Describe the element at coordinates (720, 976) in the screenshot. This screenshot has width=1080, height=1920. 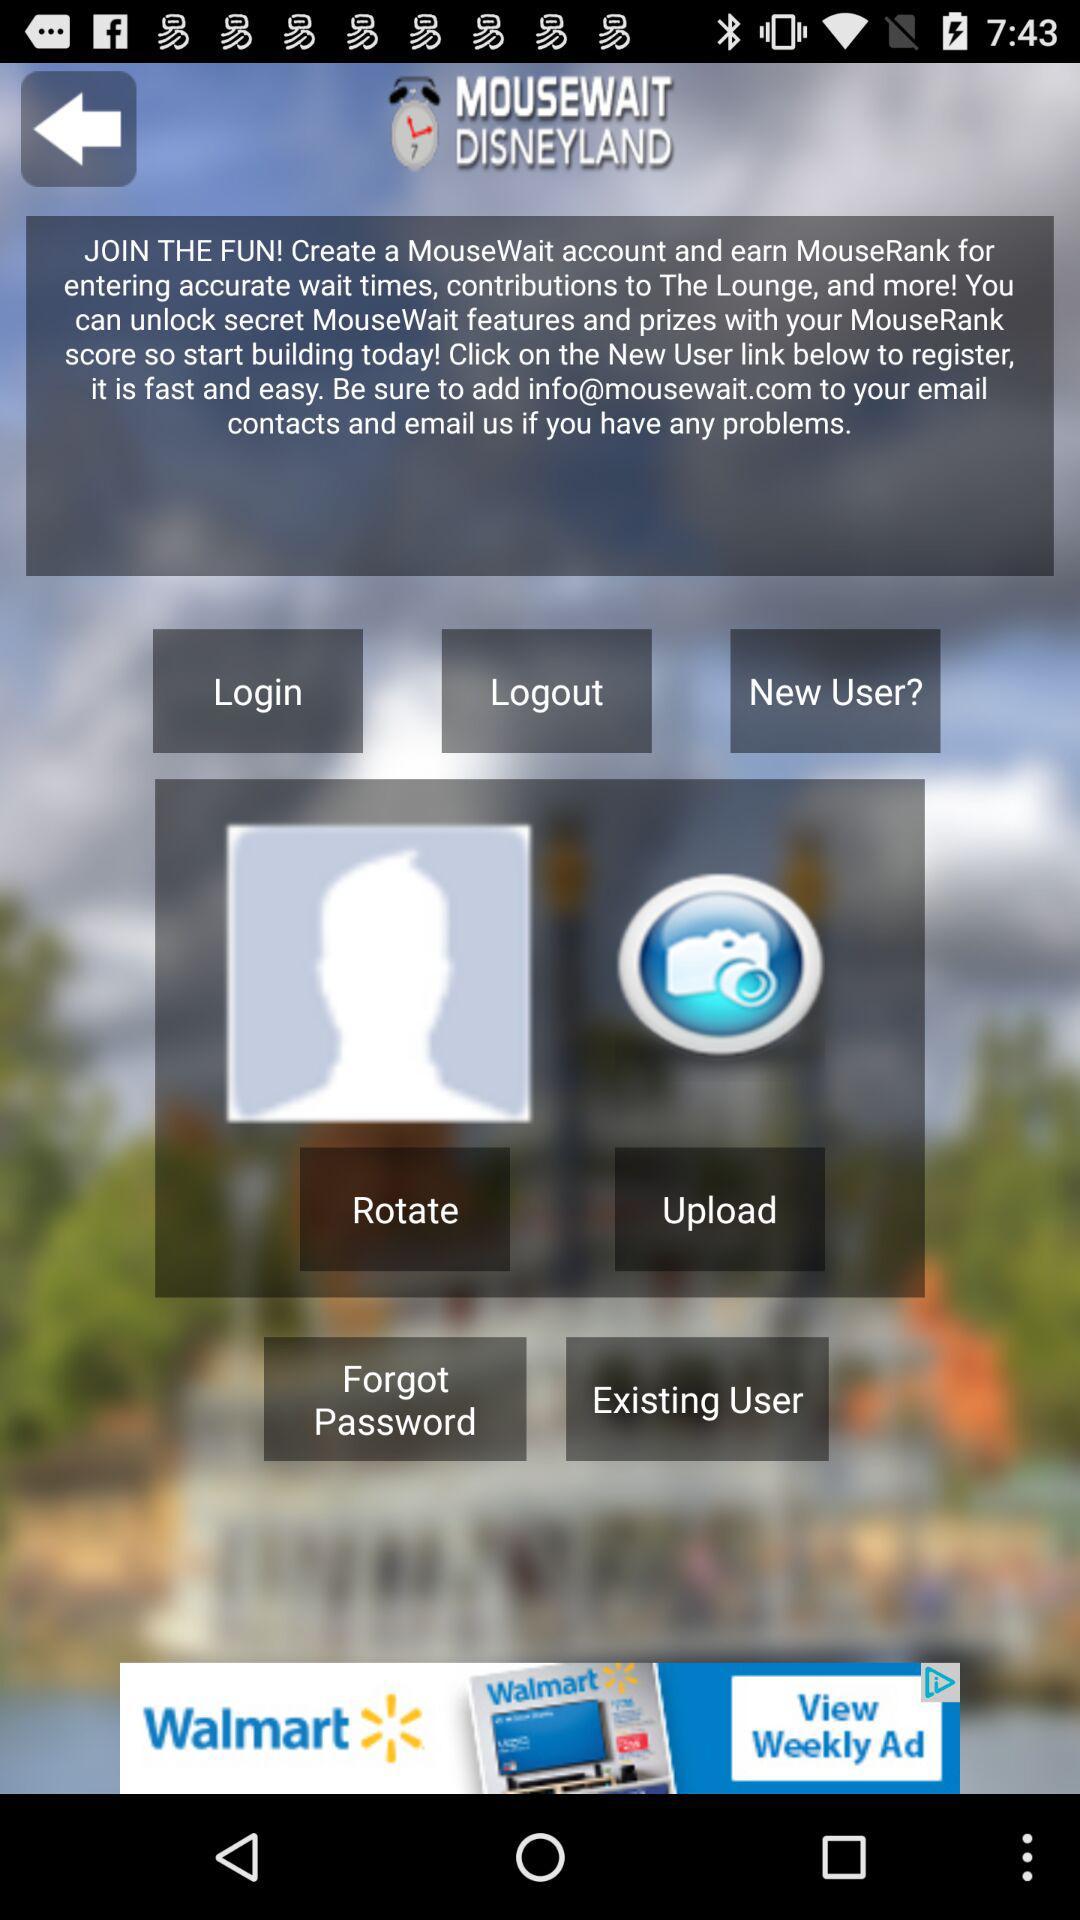
I see `upload photo` at that location.